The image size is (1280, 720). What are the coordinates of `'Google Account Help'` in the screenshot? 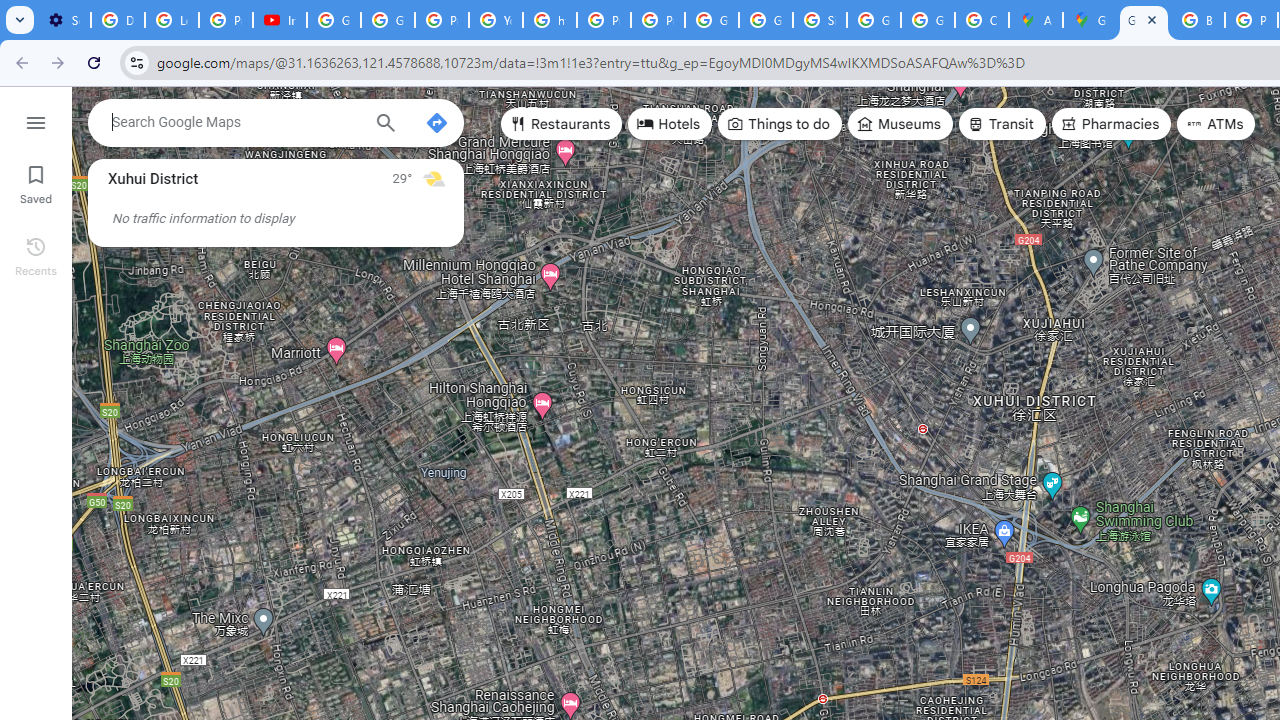 It's located at (387, 20).